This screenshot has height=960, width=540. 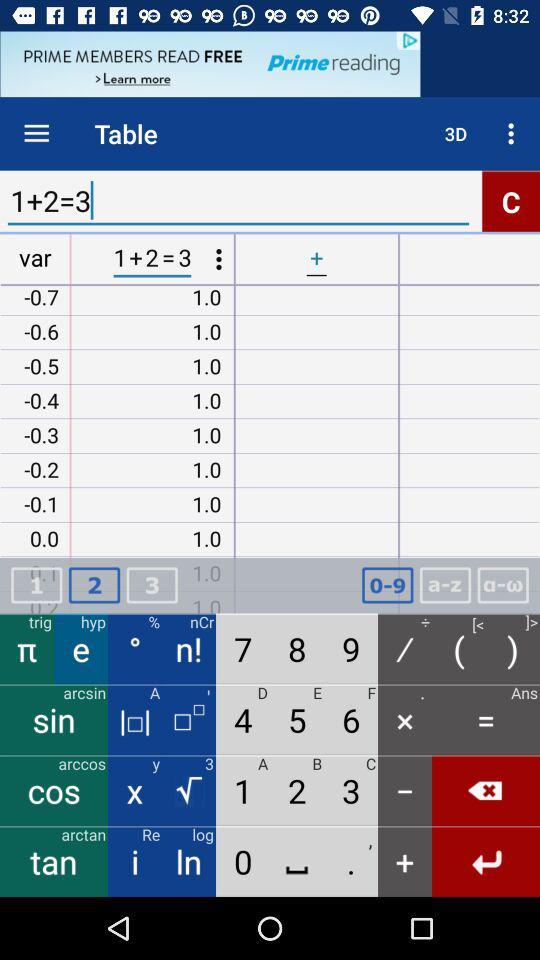 I want to click on 3, so click(x=151, y=585).